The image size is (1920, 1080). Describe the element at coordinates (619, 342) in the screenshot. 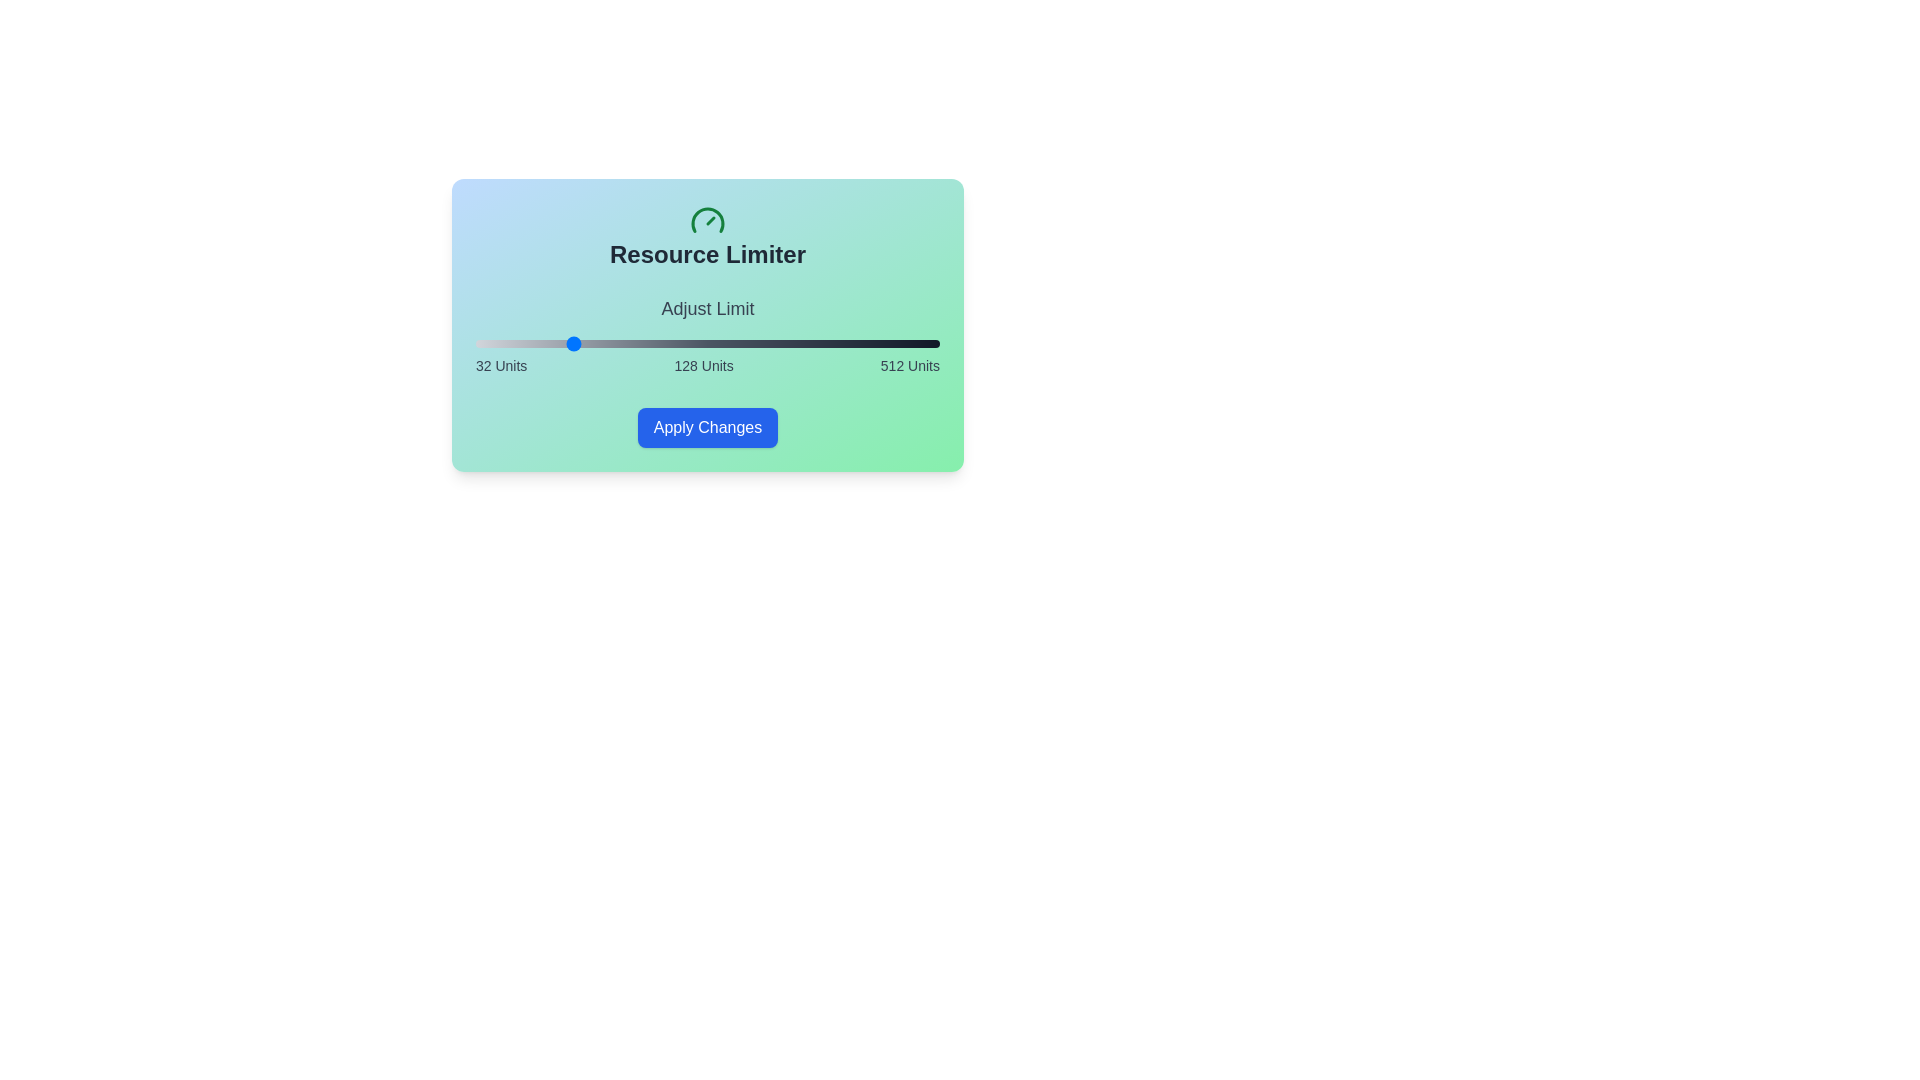

I see `the slider to set its value to 182` at that location.